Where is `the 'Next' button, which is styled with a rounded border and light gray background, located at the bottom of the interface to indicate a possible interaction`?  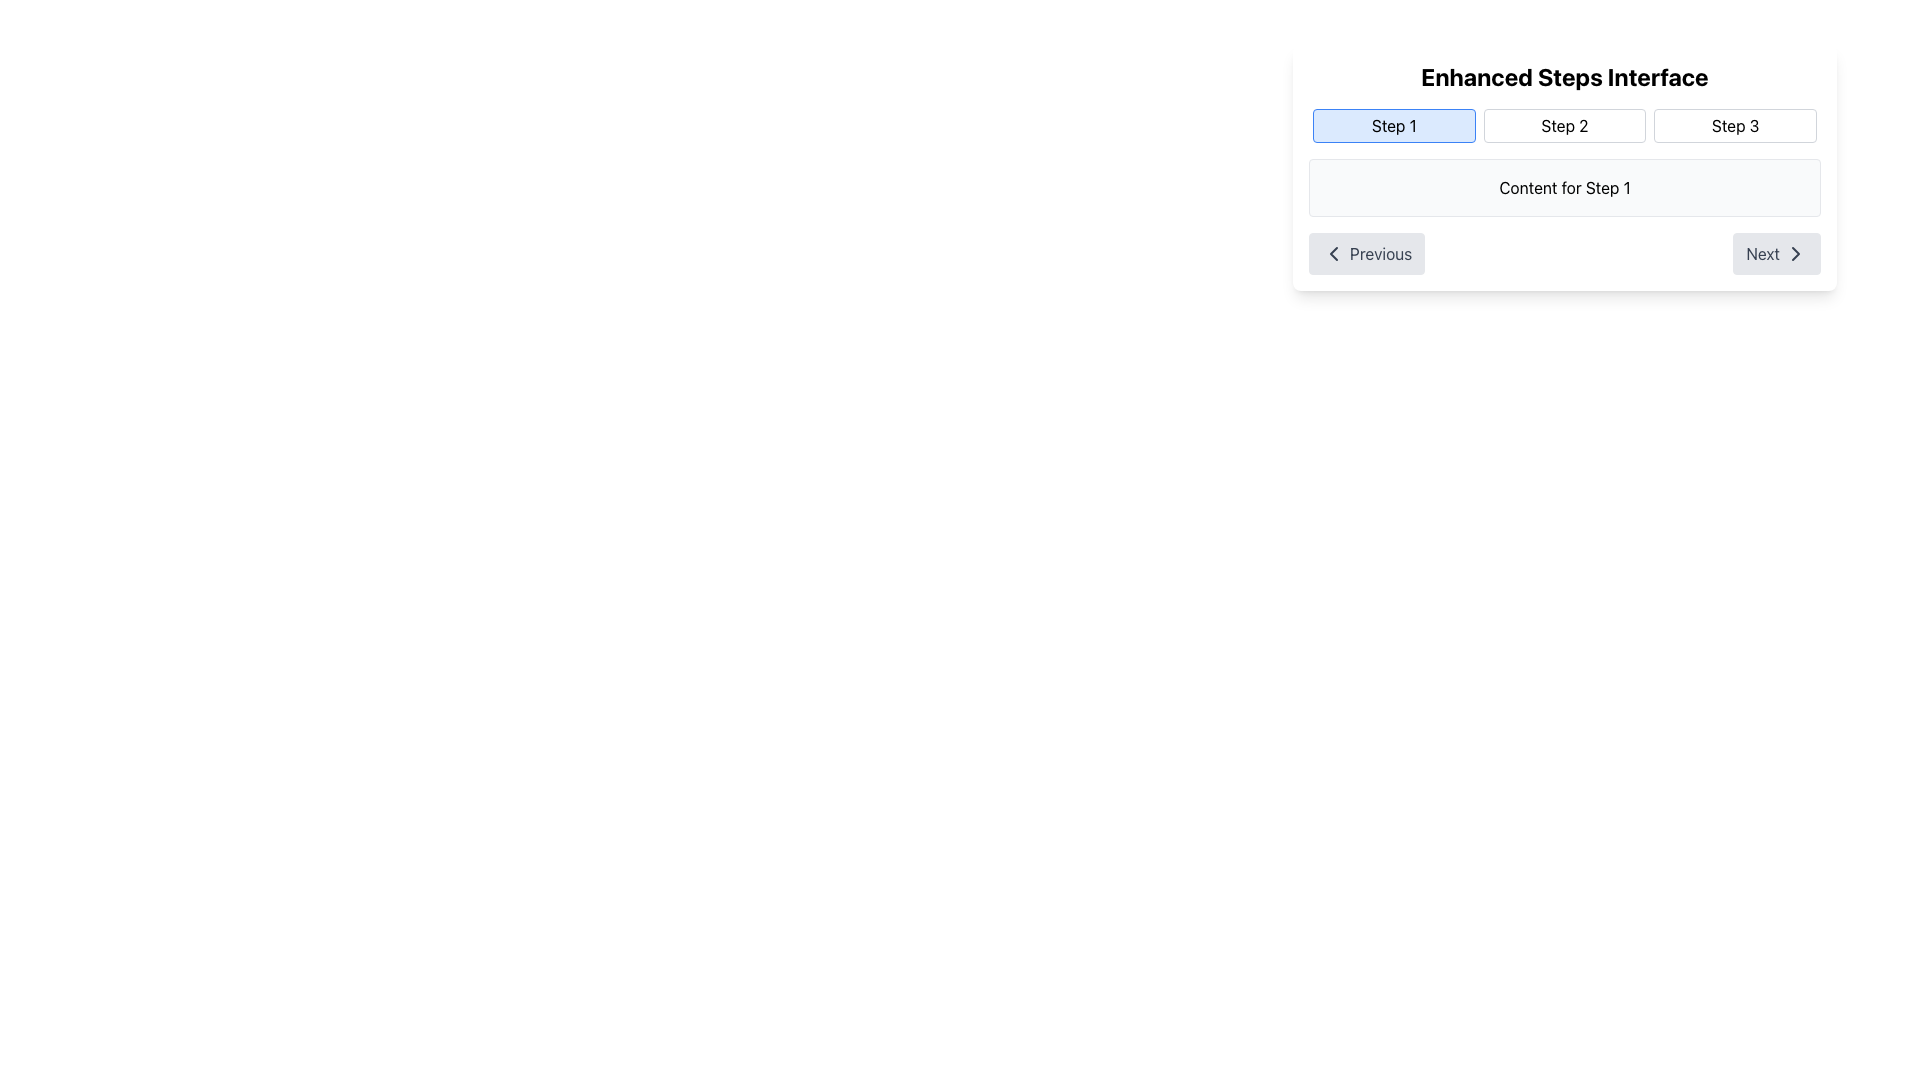
the 'Next' button, which is styled with a rounded border and light gray background, located at the bottom of the interface to indicate a possible interaction is located at coordinates (1777, 253).